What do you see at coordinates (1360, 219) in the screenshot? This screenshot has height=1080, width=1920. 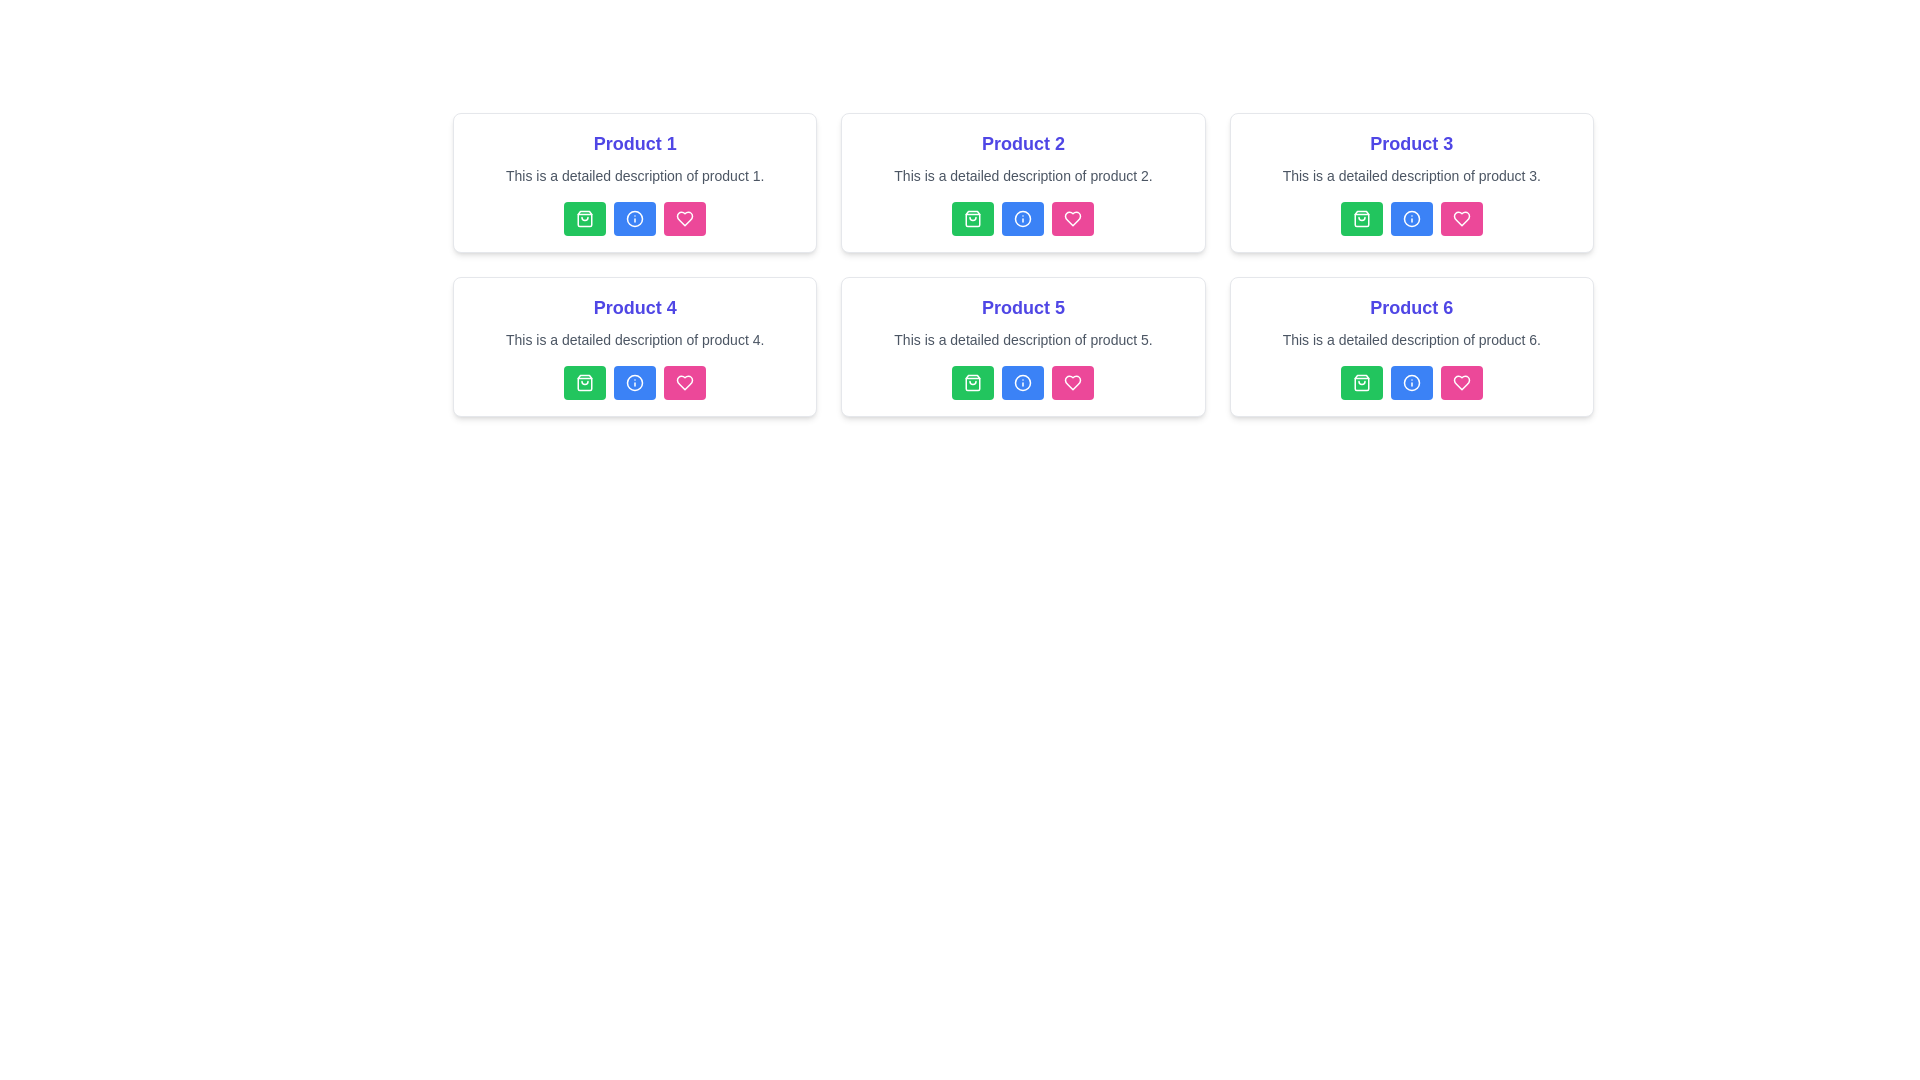 I see `the icon inside the green button that adds 'Product 3' to the shopping bag` at bounding box center [1360, 219].